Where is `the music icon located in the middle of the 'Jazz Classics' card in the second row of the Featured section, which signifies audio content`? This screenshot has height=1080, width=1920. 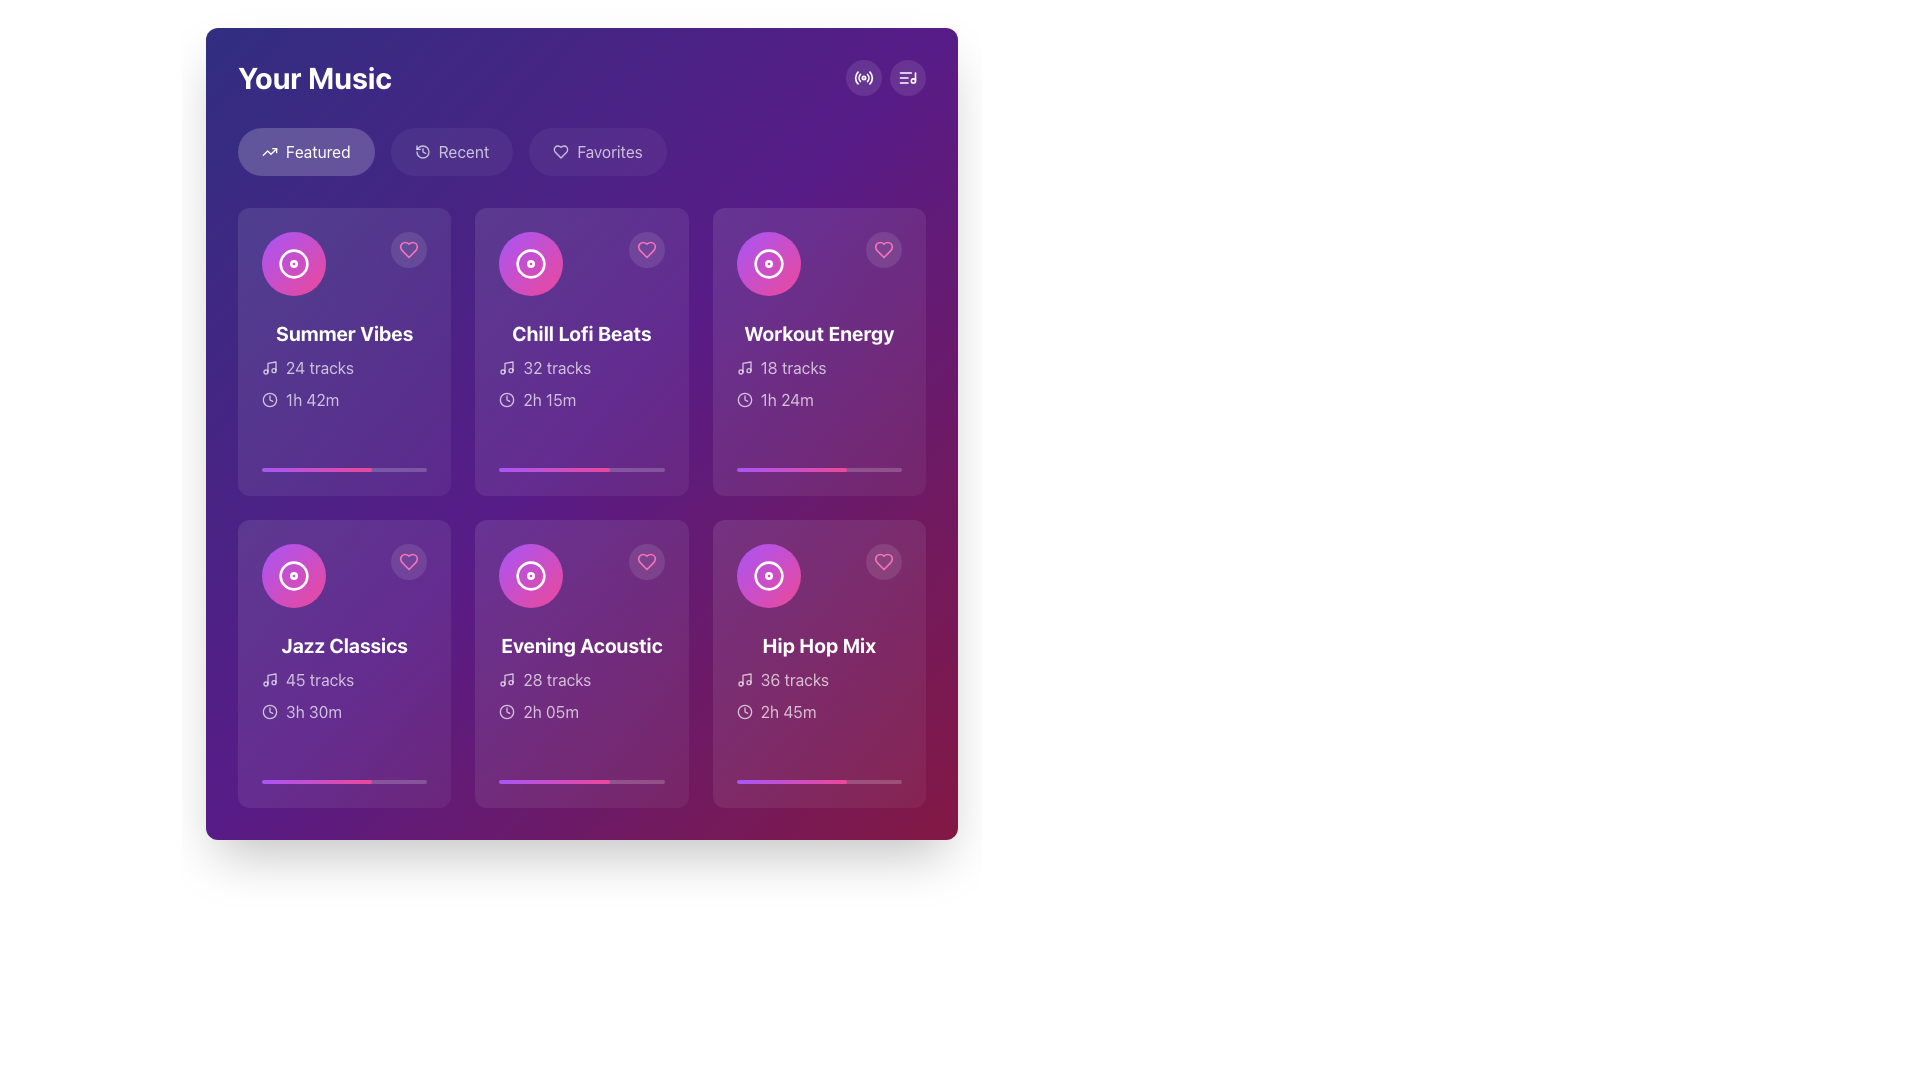
the music icon located in the middle of the 'Jazz Classics' card in the second row of the Featured section, which signifies audio content is located at coordinates (292, 575).